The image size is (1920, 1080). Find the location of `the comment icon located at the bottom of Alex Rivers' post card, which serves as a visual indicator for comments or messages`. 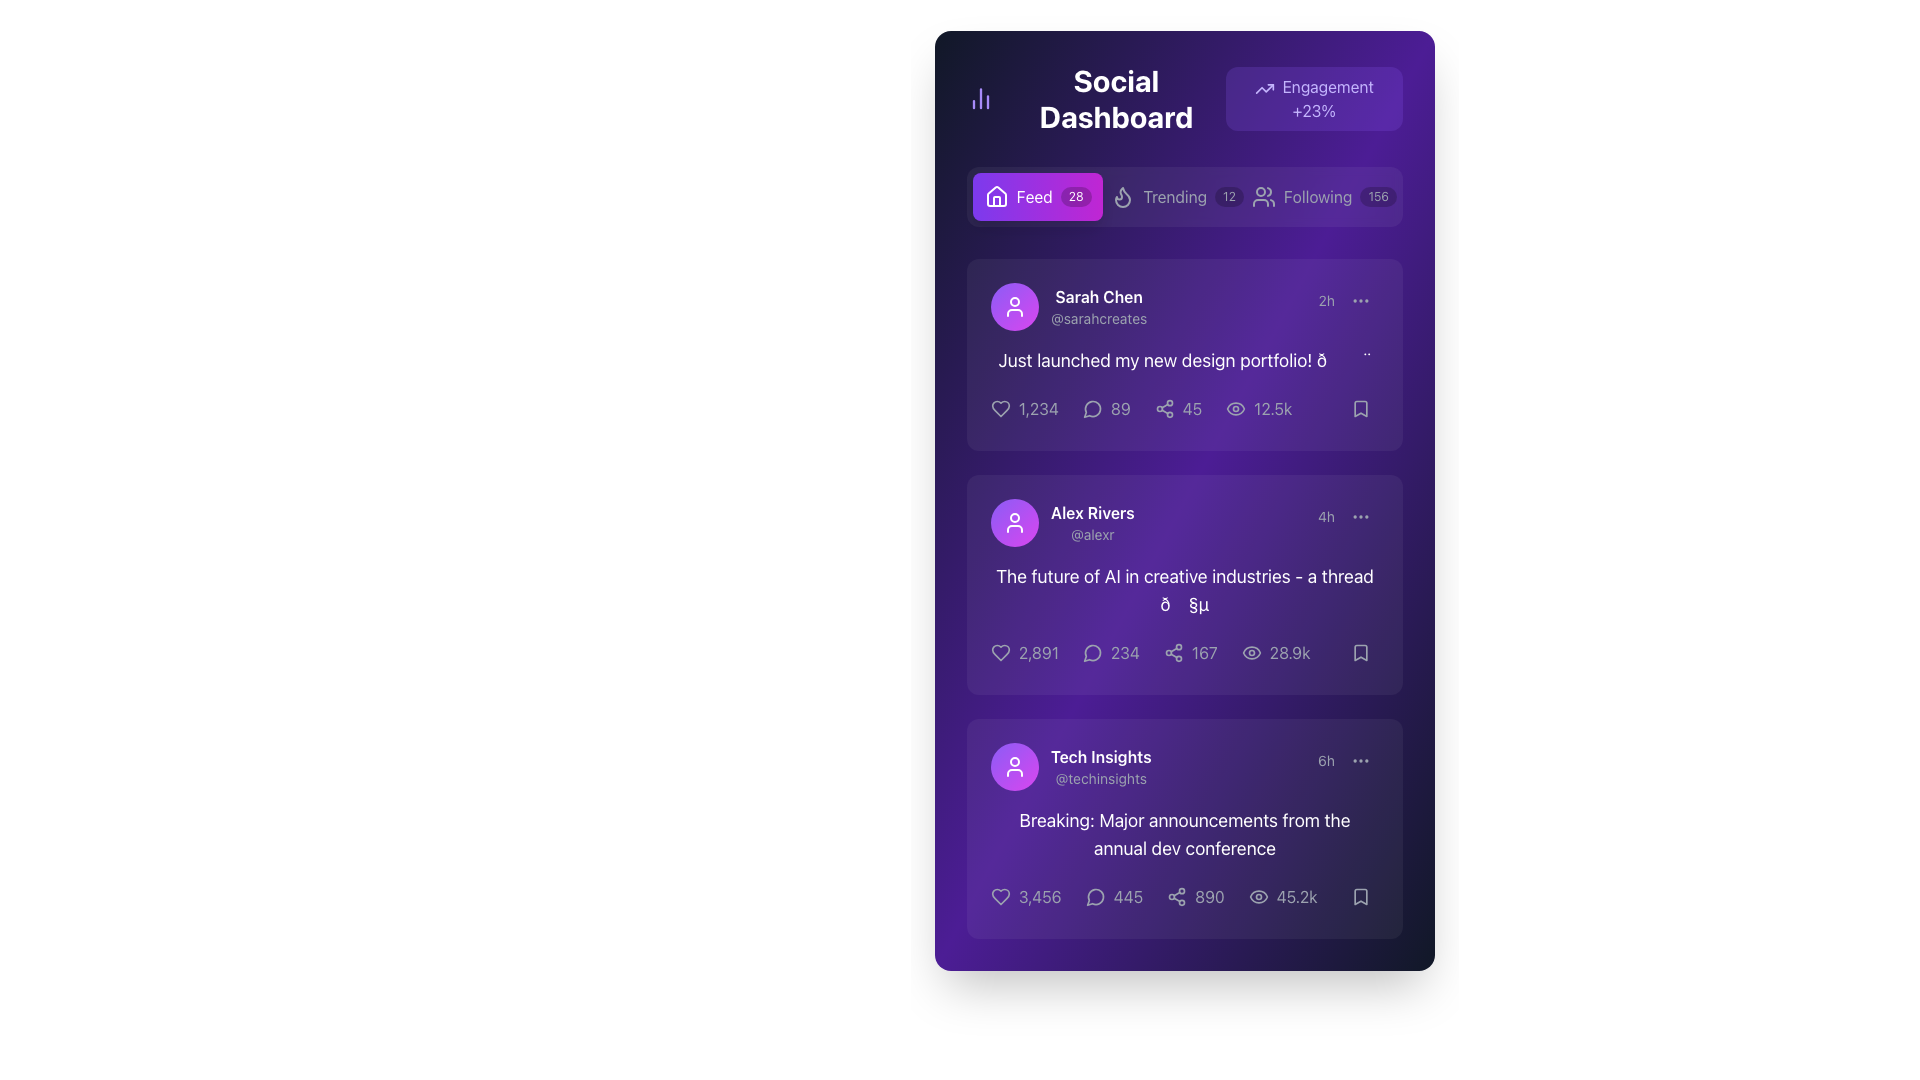

the comment icon located at the bottom of Alex Rivers' post card, which serves as a visual indicator for comments or messages is located at coordinates (1091, 653).